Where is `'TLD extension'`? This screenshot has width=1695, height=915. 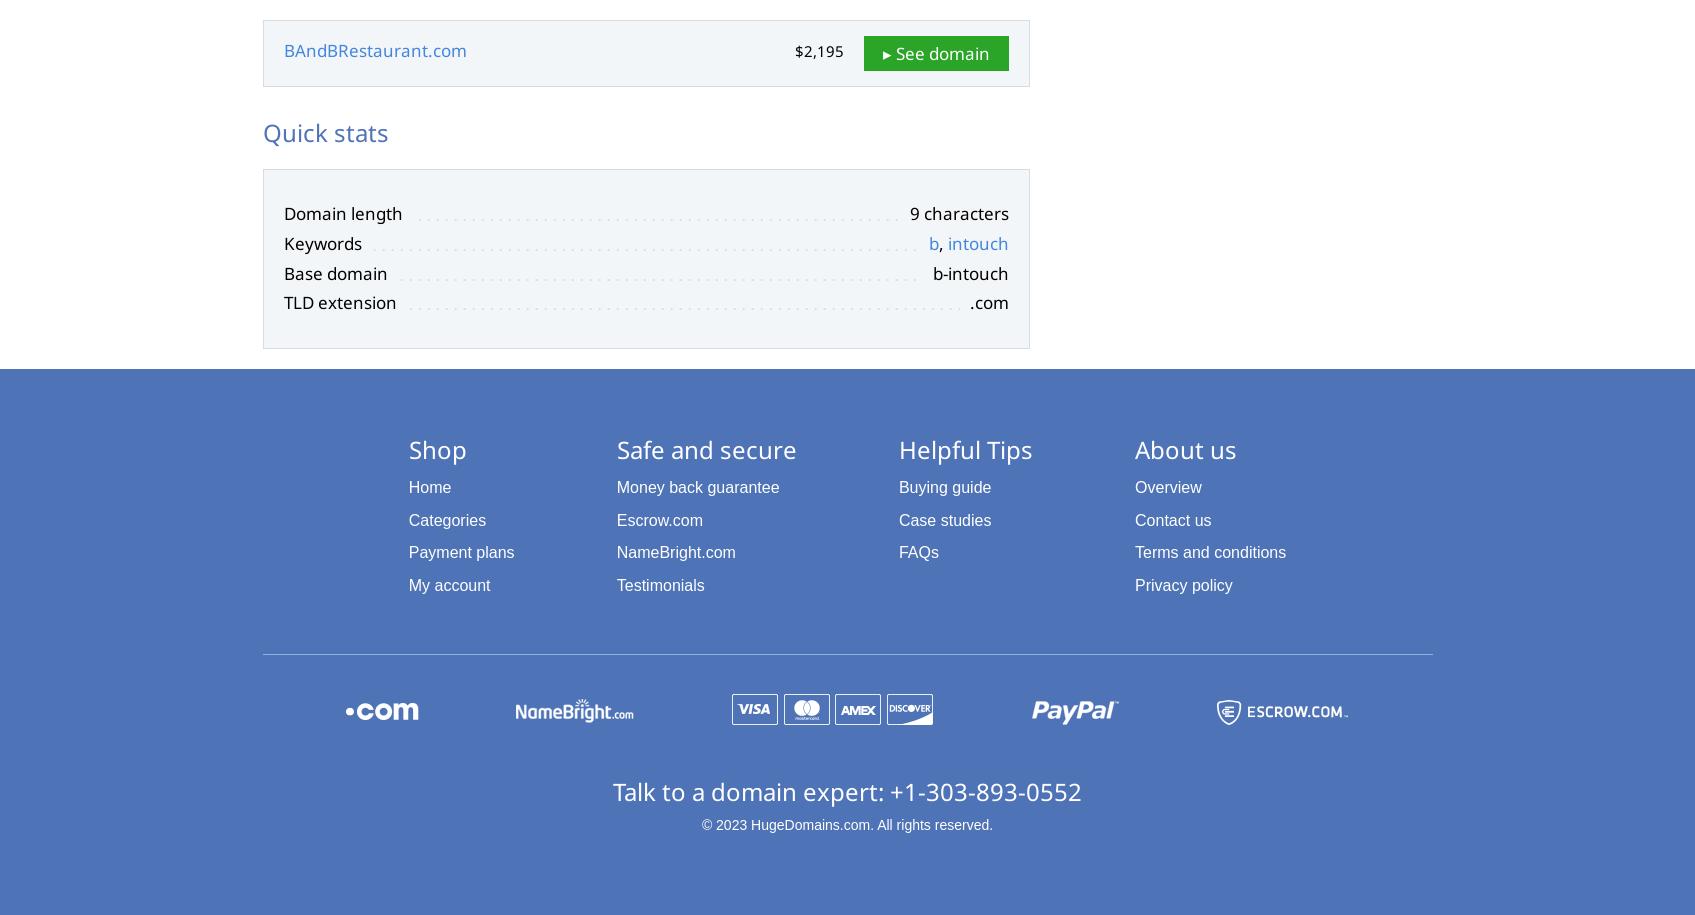 'TLD extension' is located at coordinates (338, 301).